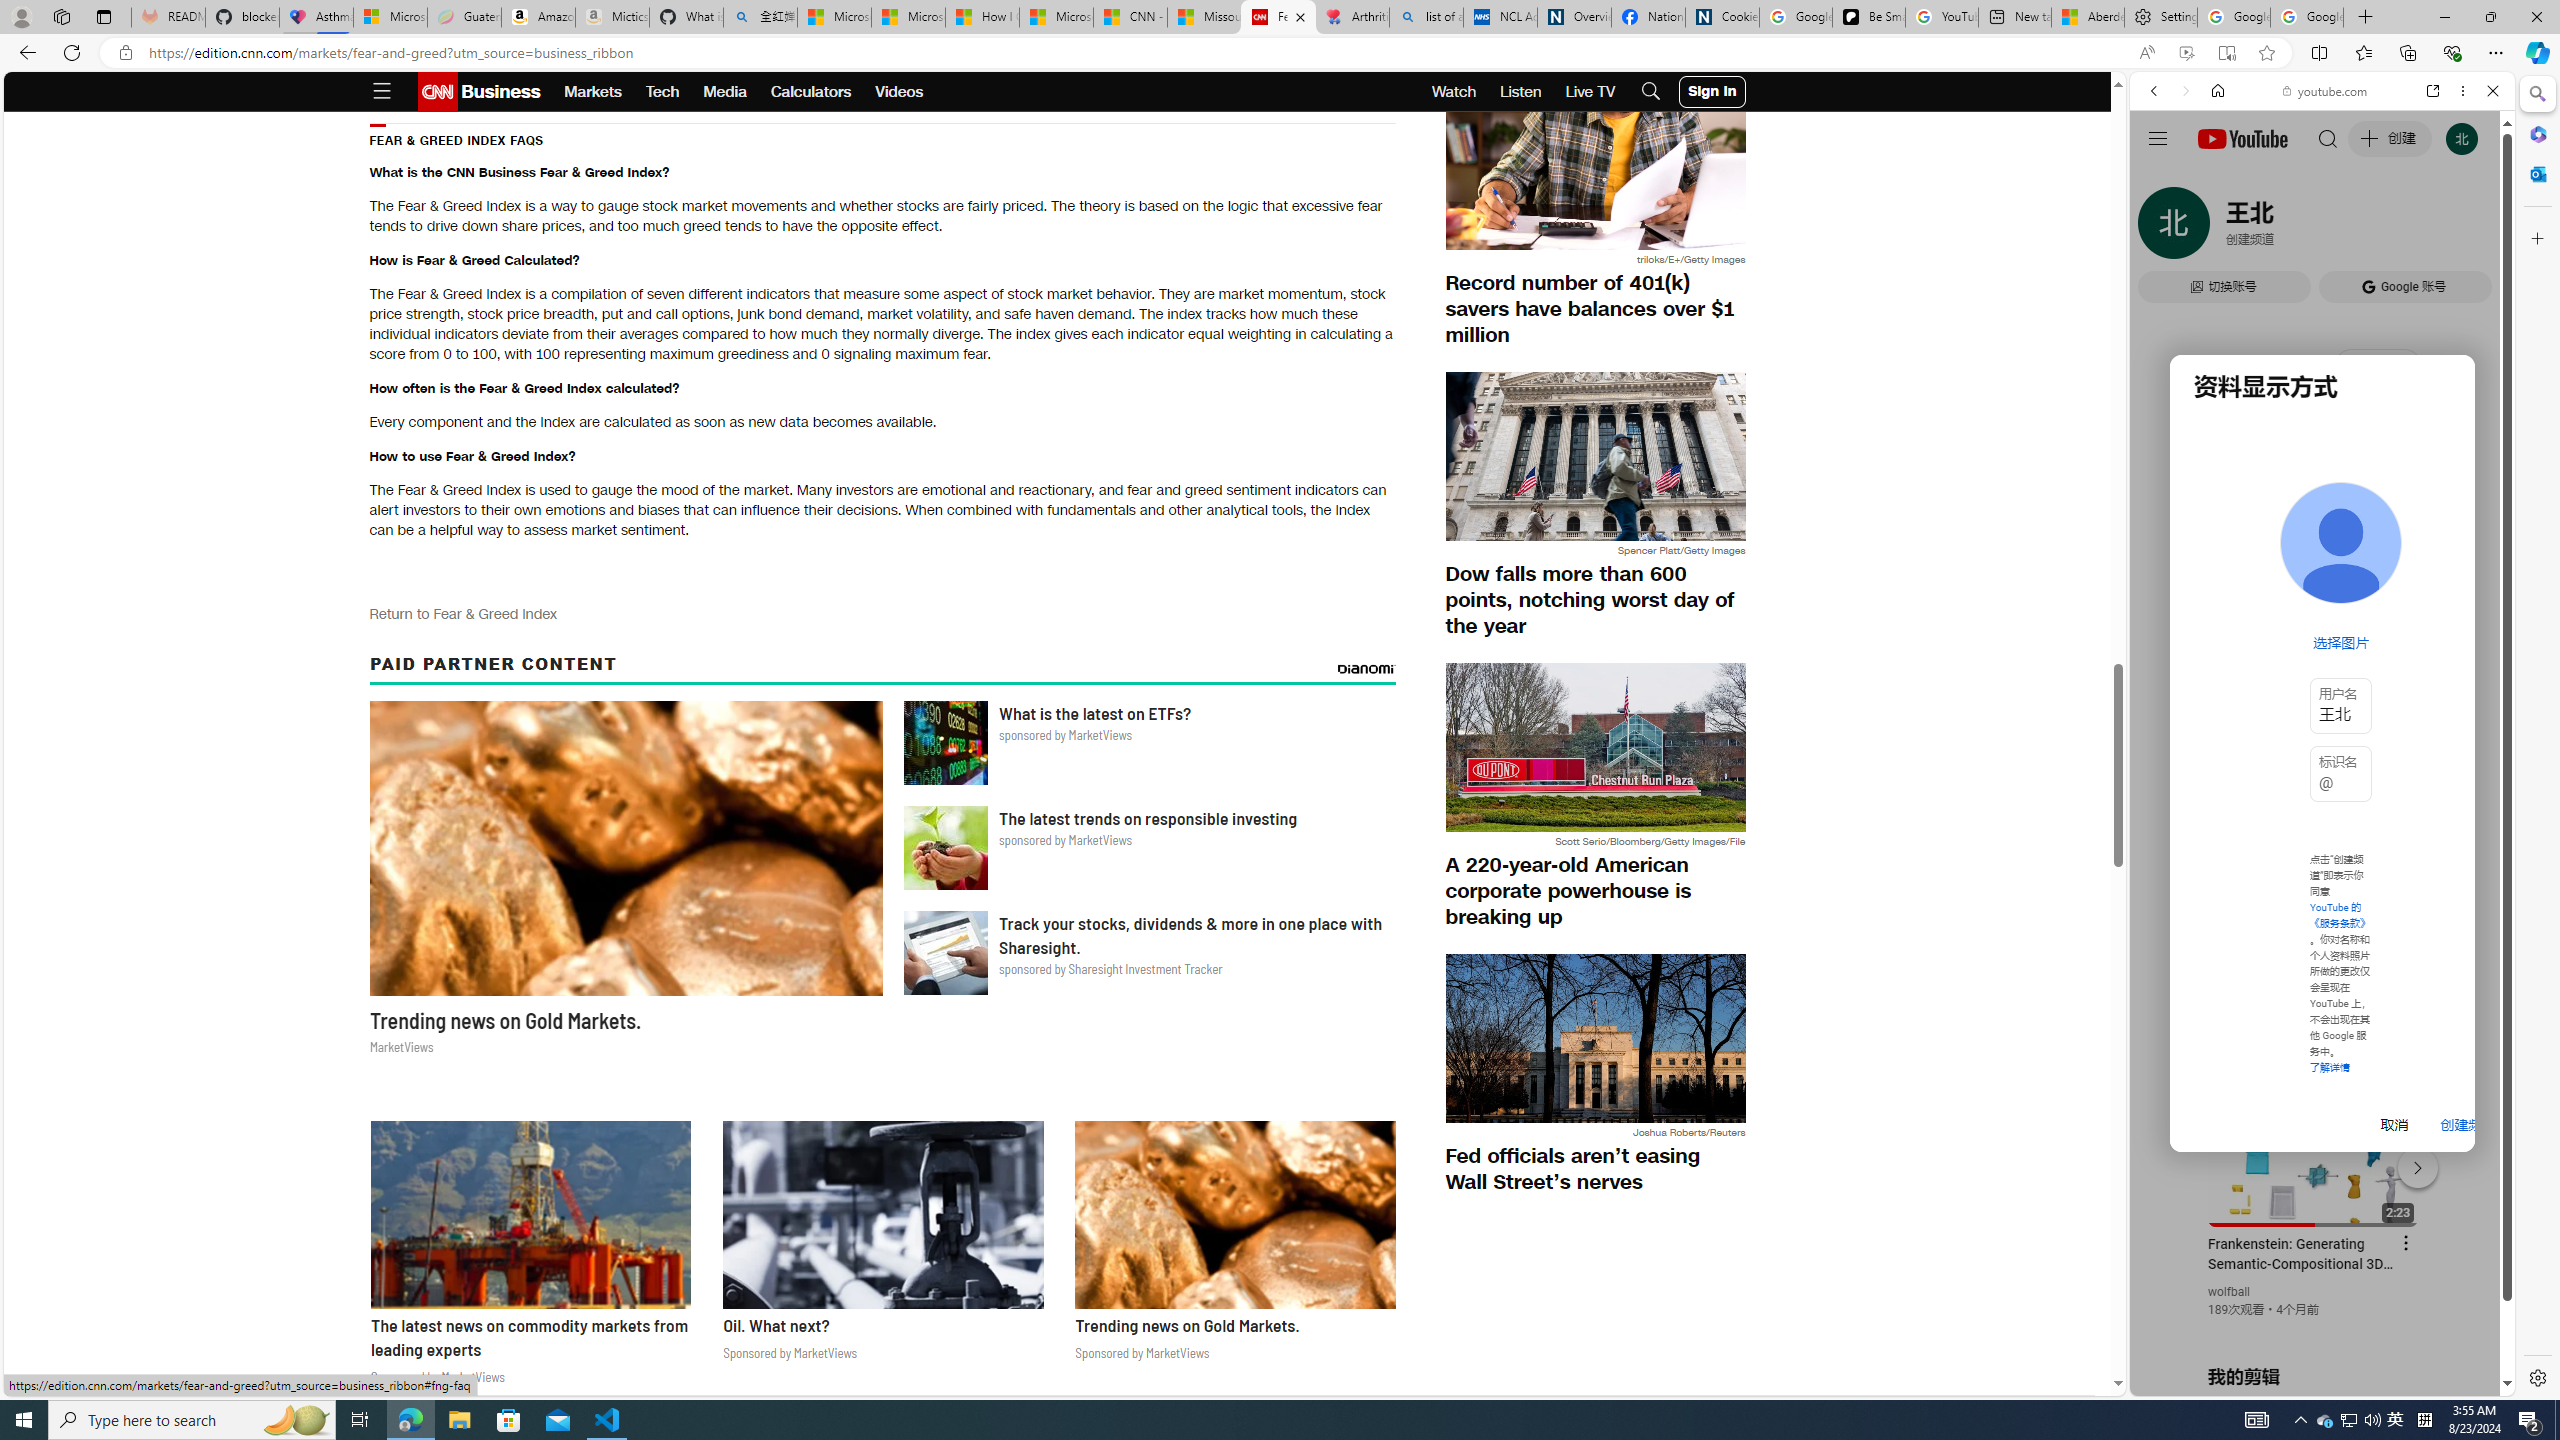  Describe the element at coordinates (380, 91) in the screenshot. I see `'Open Menu Icon'` at that location.